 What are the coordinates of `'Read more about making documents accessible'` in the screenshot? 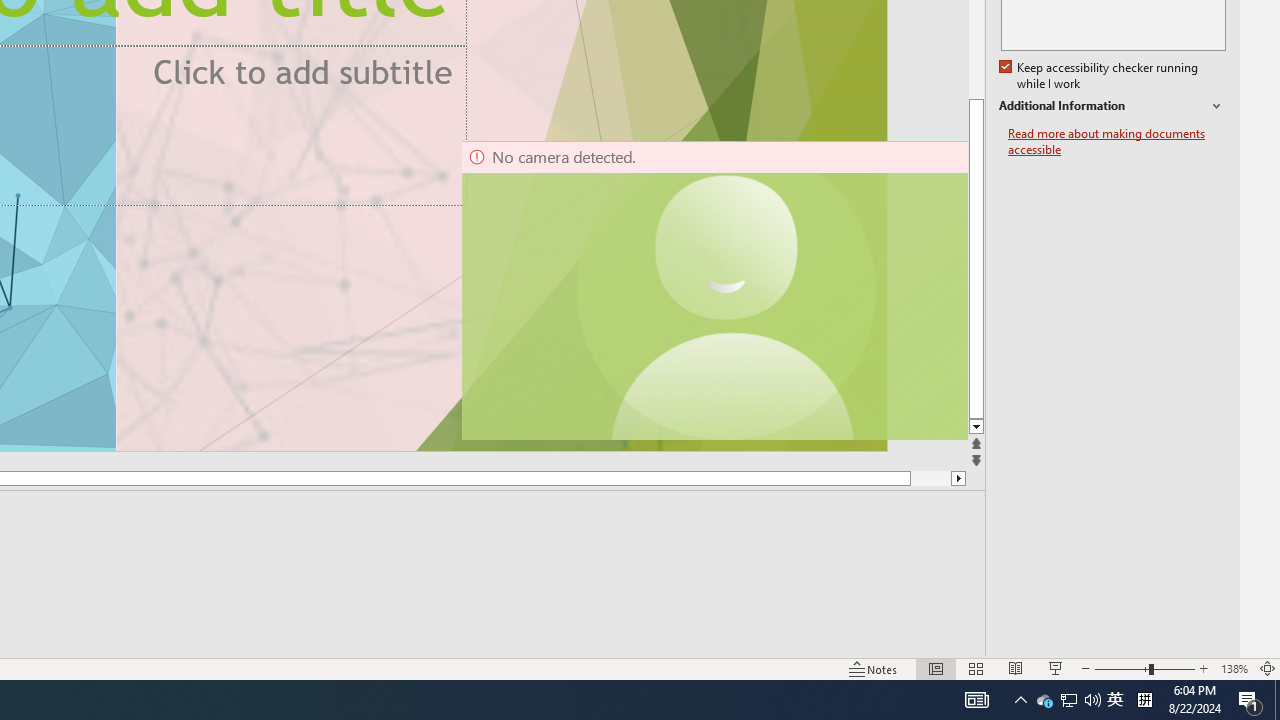 It's located at (1116, 141).